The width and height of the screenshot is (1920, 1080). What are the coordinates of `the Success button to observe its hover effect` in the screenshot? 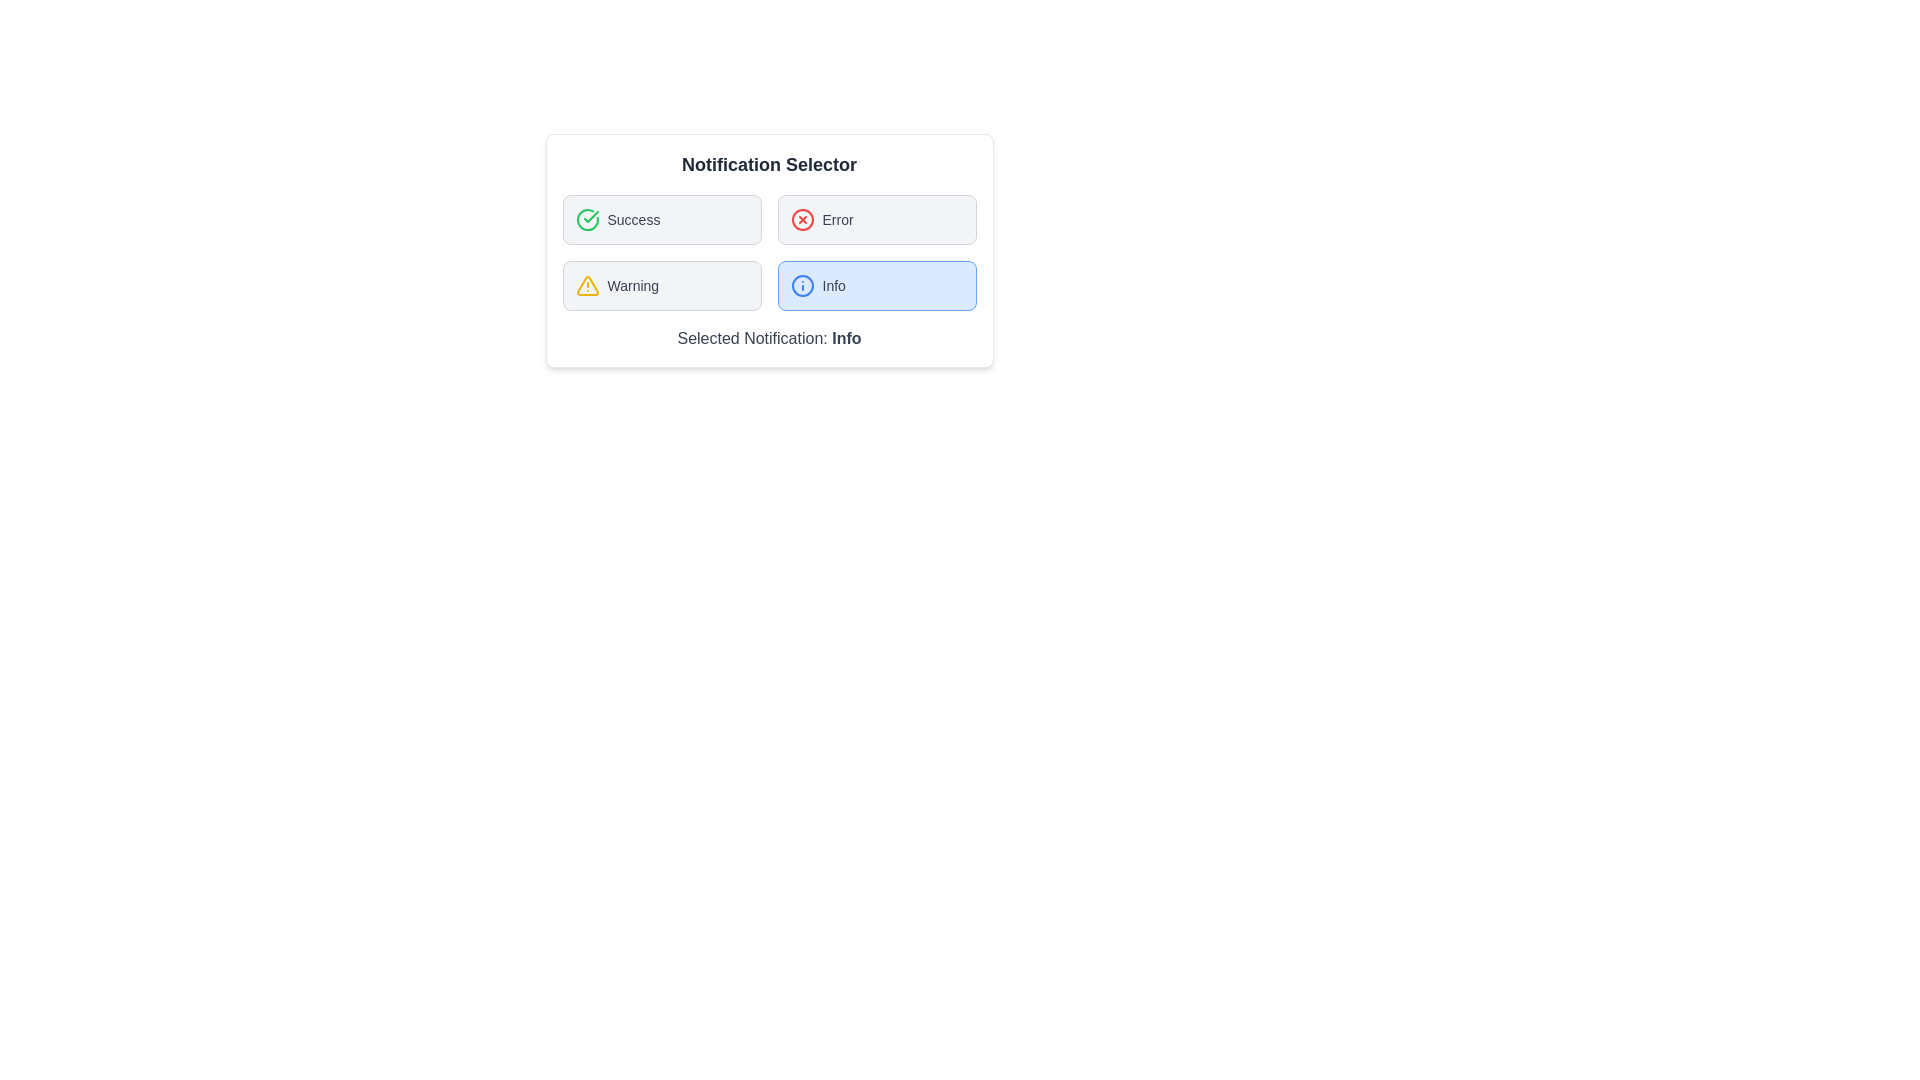 It's located at (662, 219).